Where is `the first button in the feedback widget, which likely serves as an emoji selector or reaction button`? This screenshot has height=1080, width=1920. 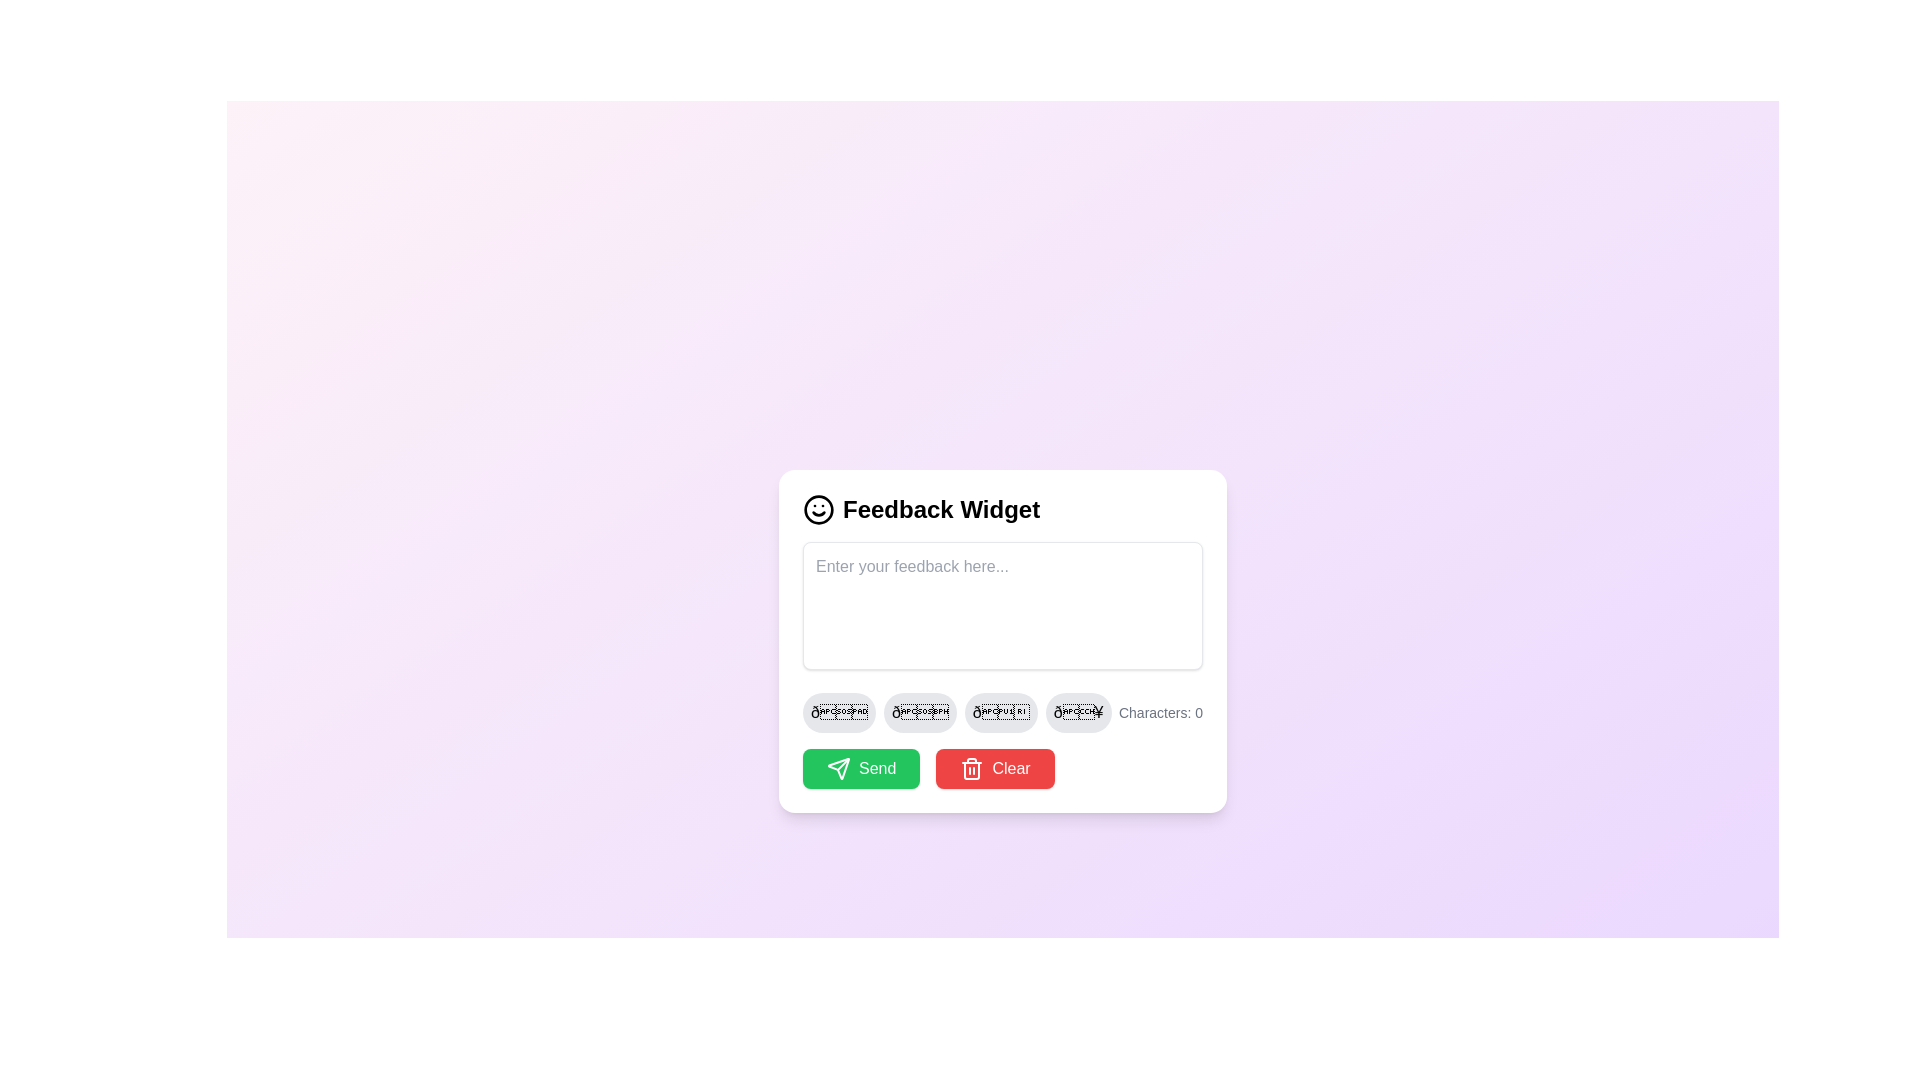
the first button in the feedback widget, which likely serves as an emoji selector or reaction button is located at coordinates (839, 711).